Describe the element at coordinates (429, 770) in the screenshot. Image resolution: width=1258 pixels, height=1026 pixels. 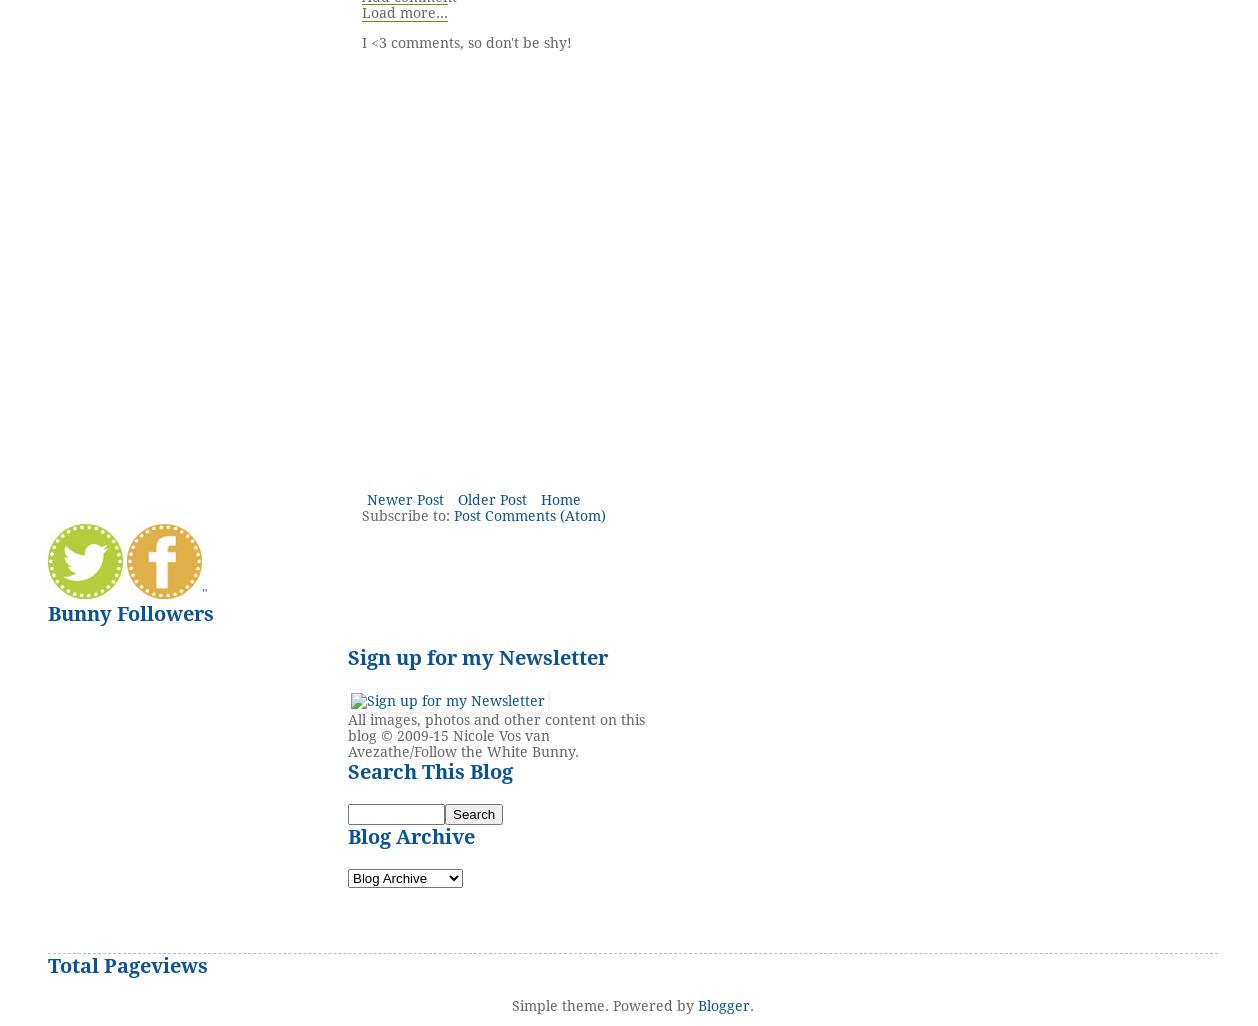
I see `'Search This Blog'` at that location.